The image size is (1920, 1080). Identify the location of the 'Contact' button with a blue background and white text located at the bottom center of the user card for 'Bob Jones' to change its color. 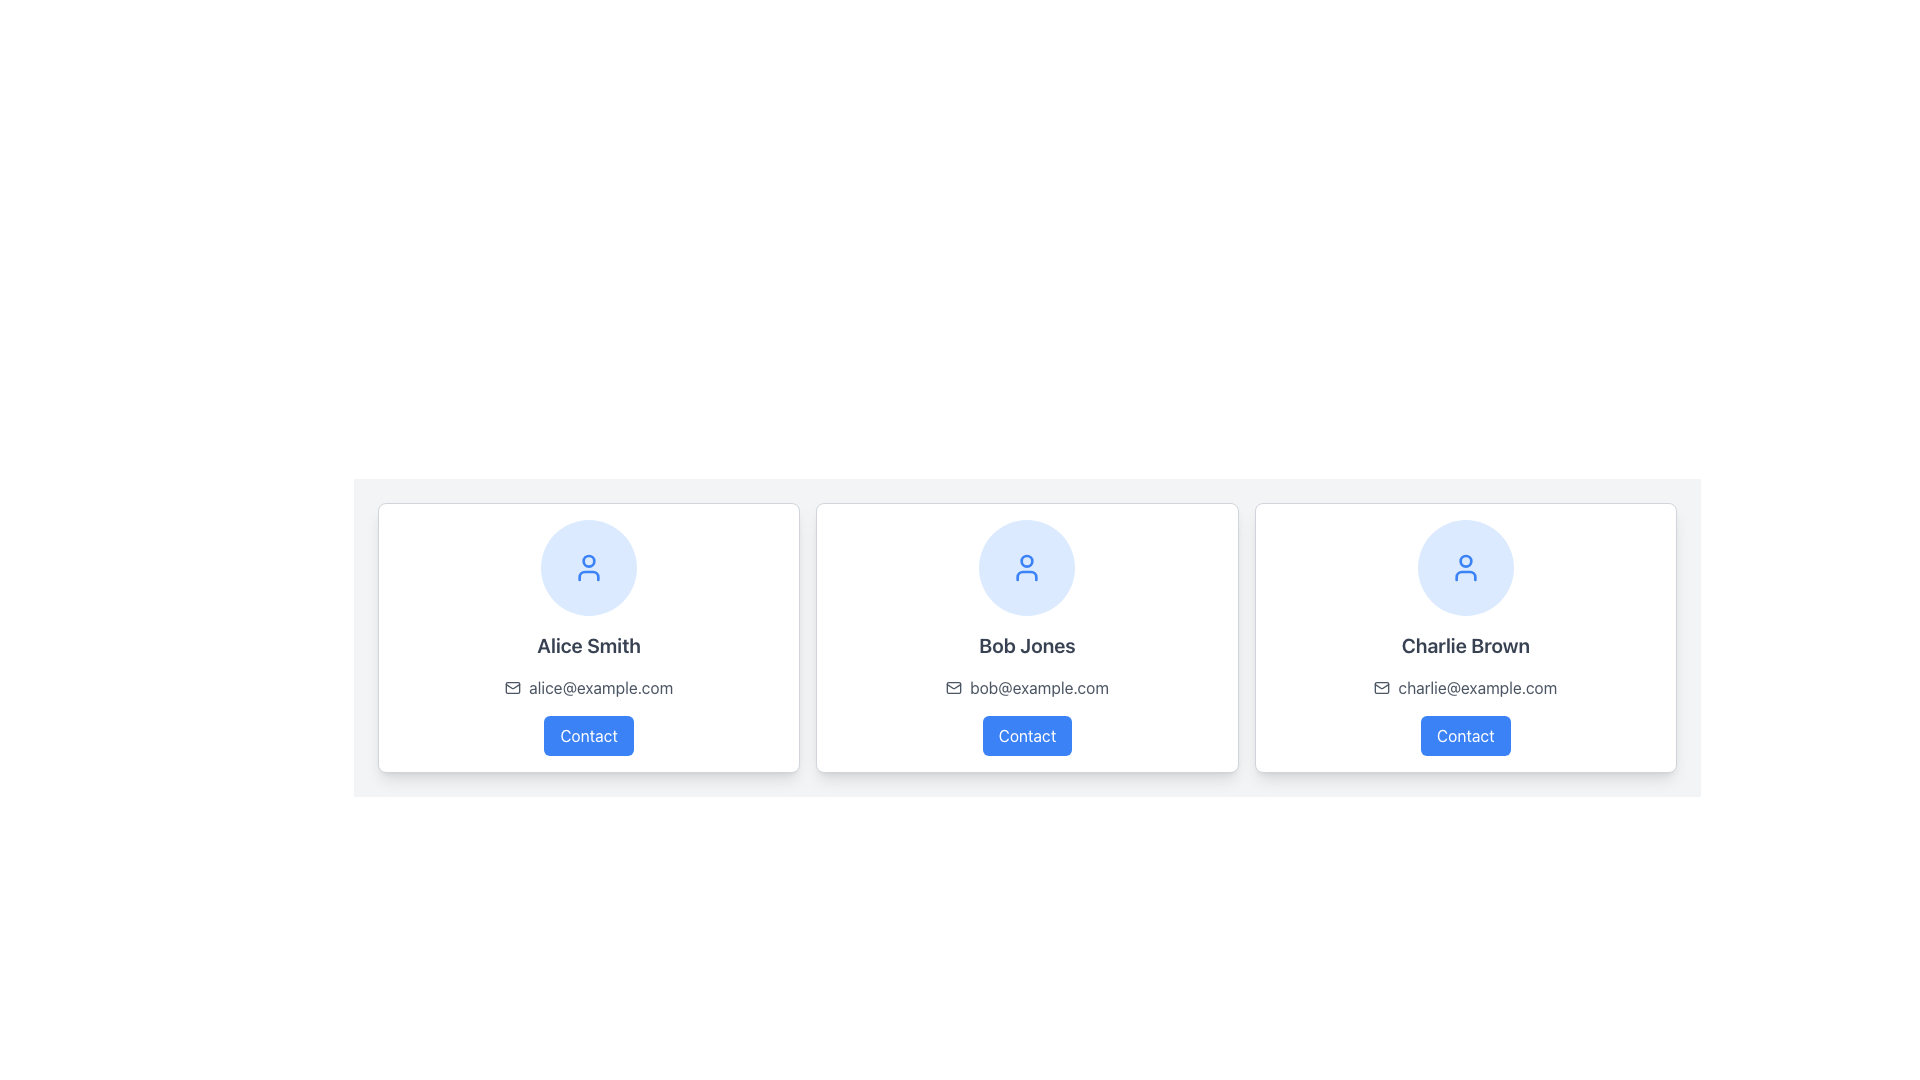
(1027, 736).